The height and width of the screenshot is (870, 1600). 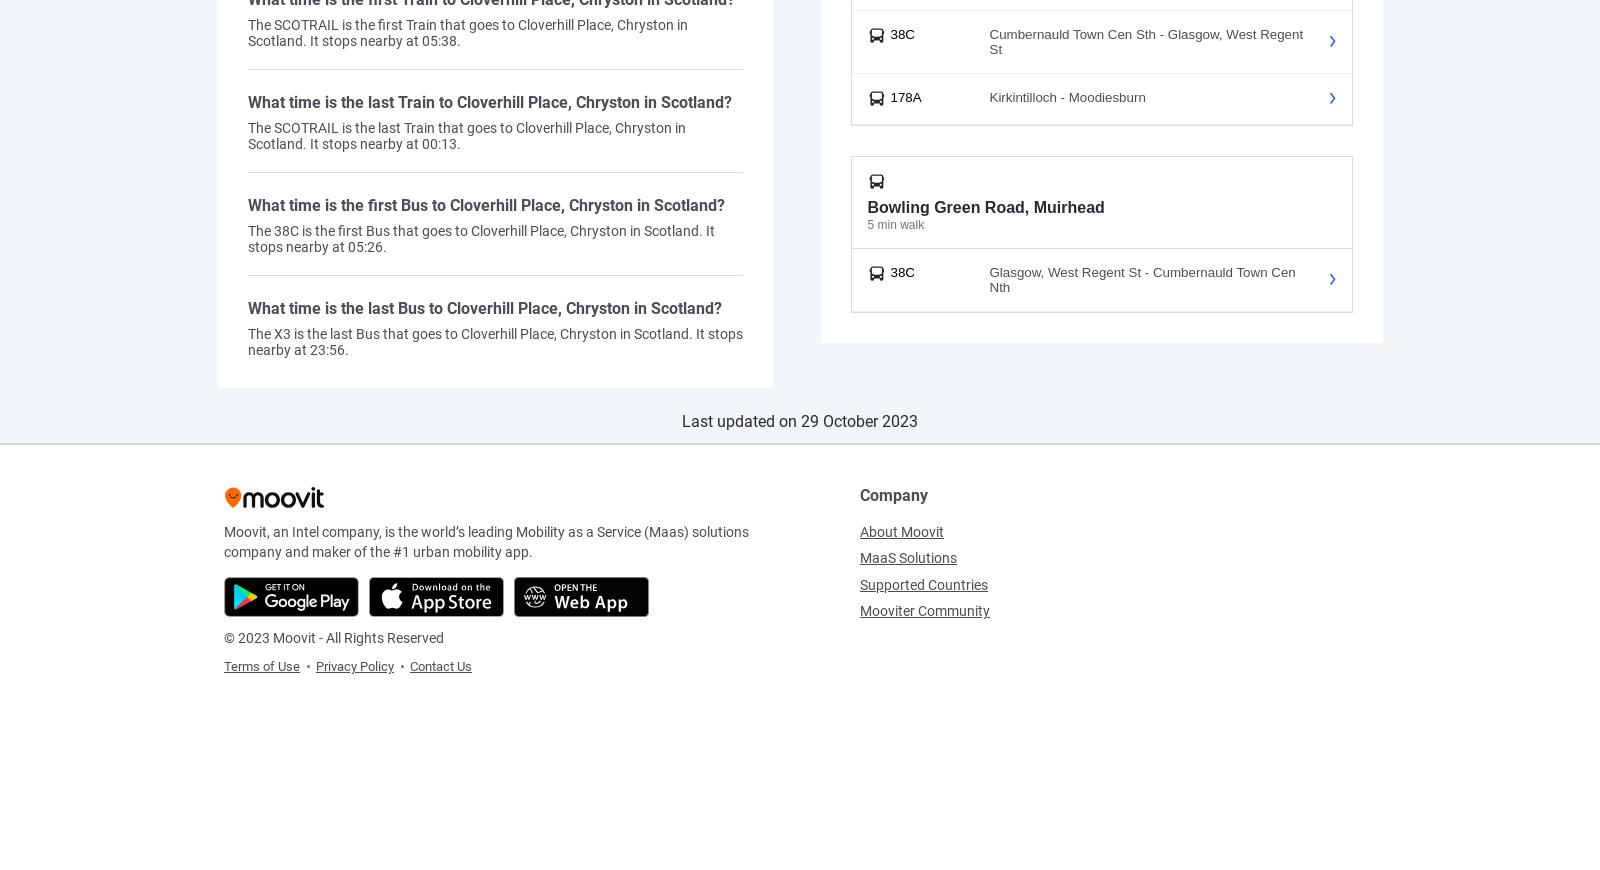 What do you see at coordinates (1067, 96) in the screenshot?
I see `'Kirkintilloch - Moodiesburn'` at bounding box center [1067, 96].